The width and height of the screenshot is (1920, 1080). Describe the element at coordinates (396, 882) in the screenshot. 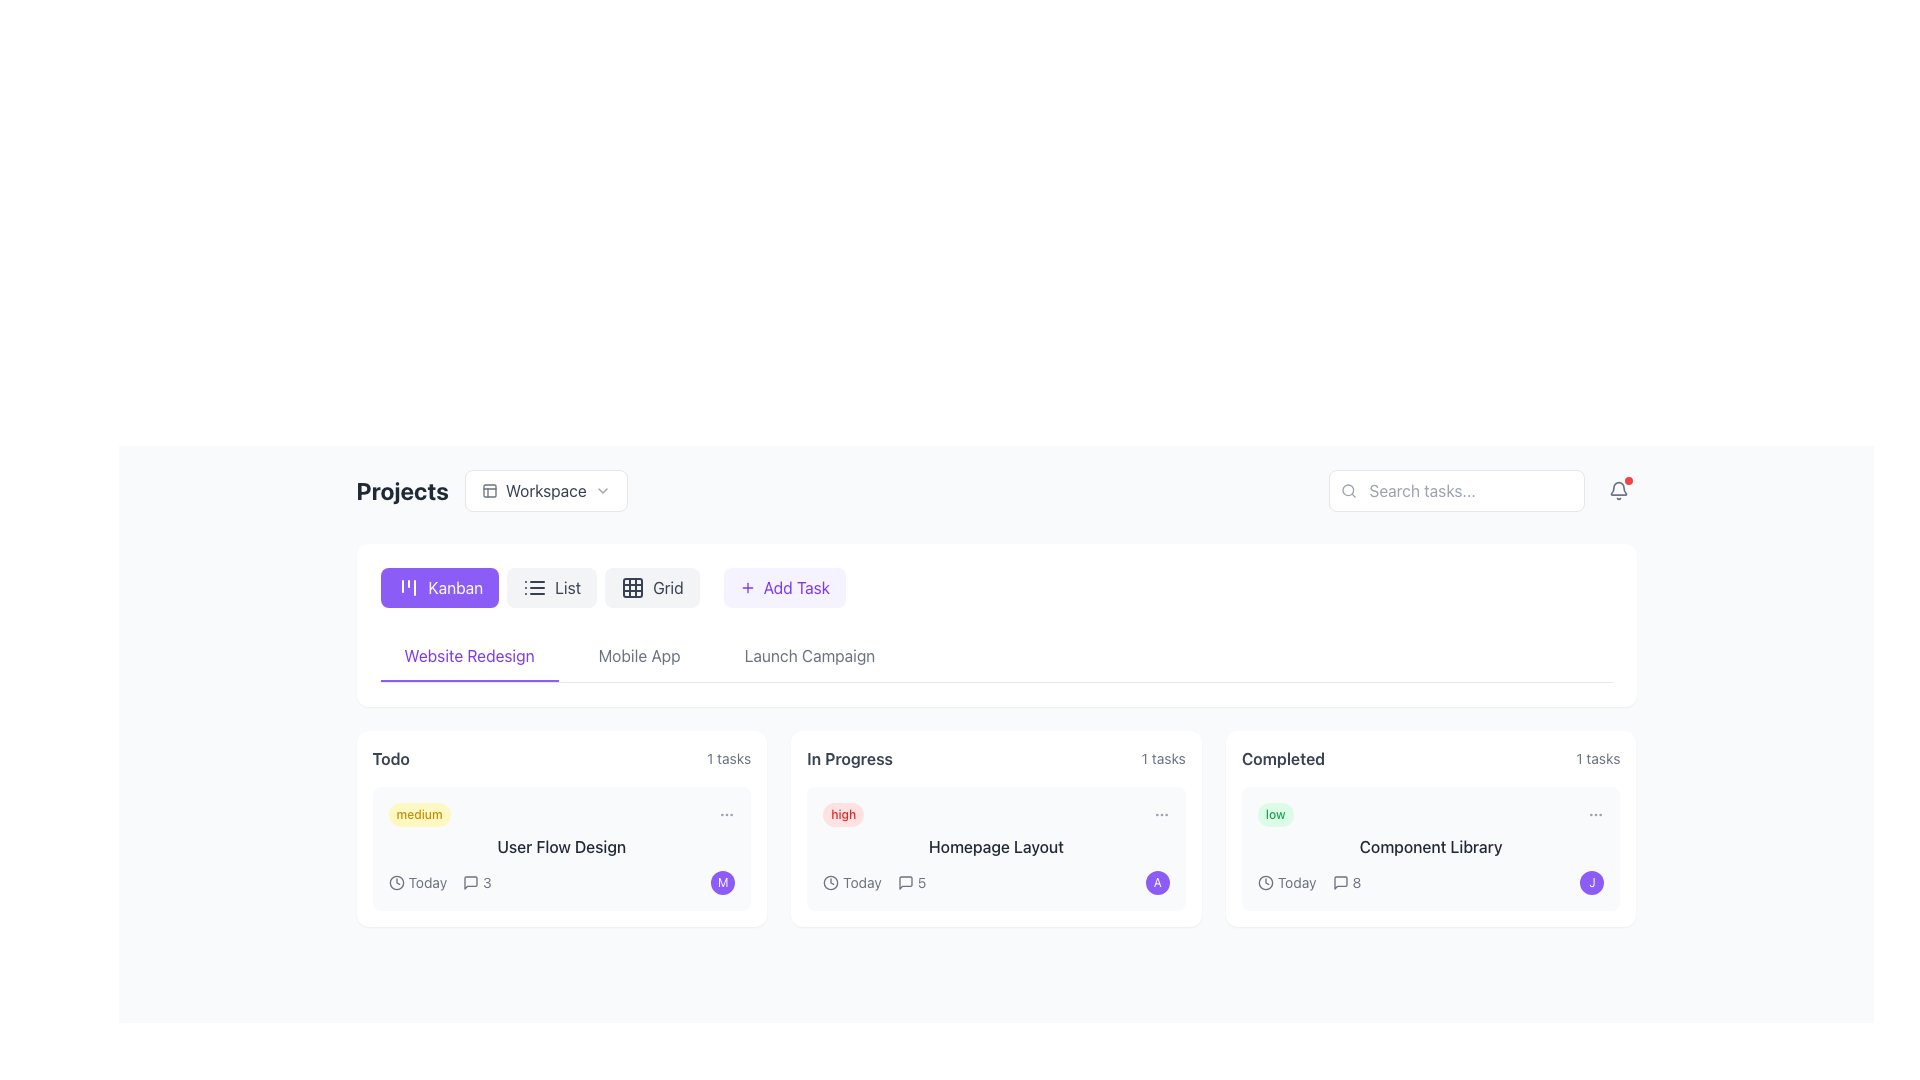

I see `circular clock icon located immediately to the left of the text 'Today', which features a minimal design with two thin lines resembling clock hands` at that location.